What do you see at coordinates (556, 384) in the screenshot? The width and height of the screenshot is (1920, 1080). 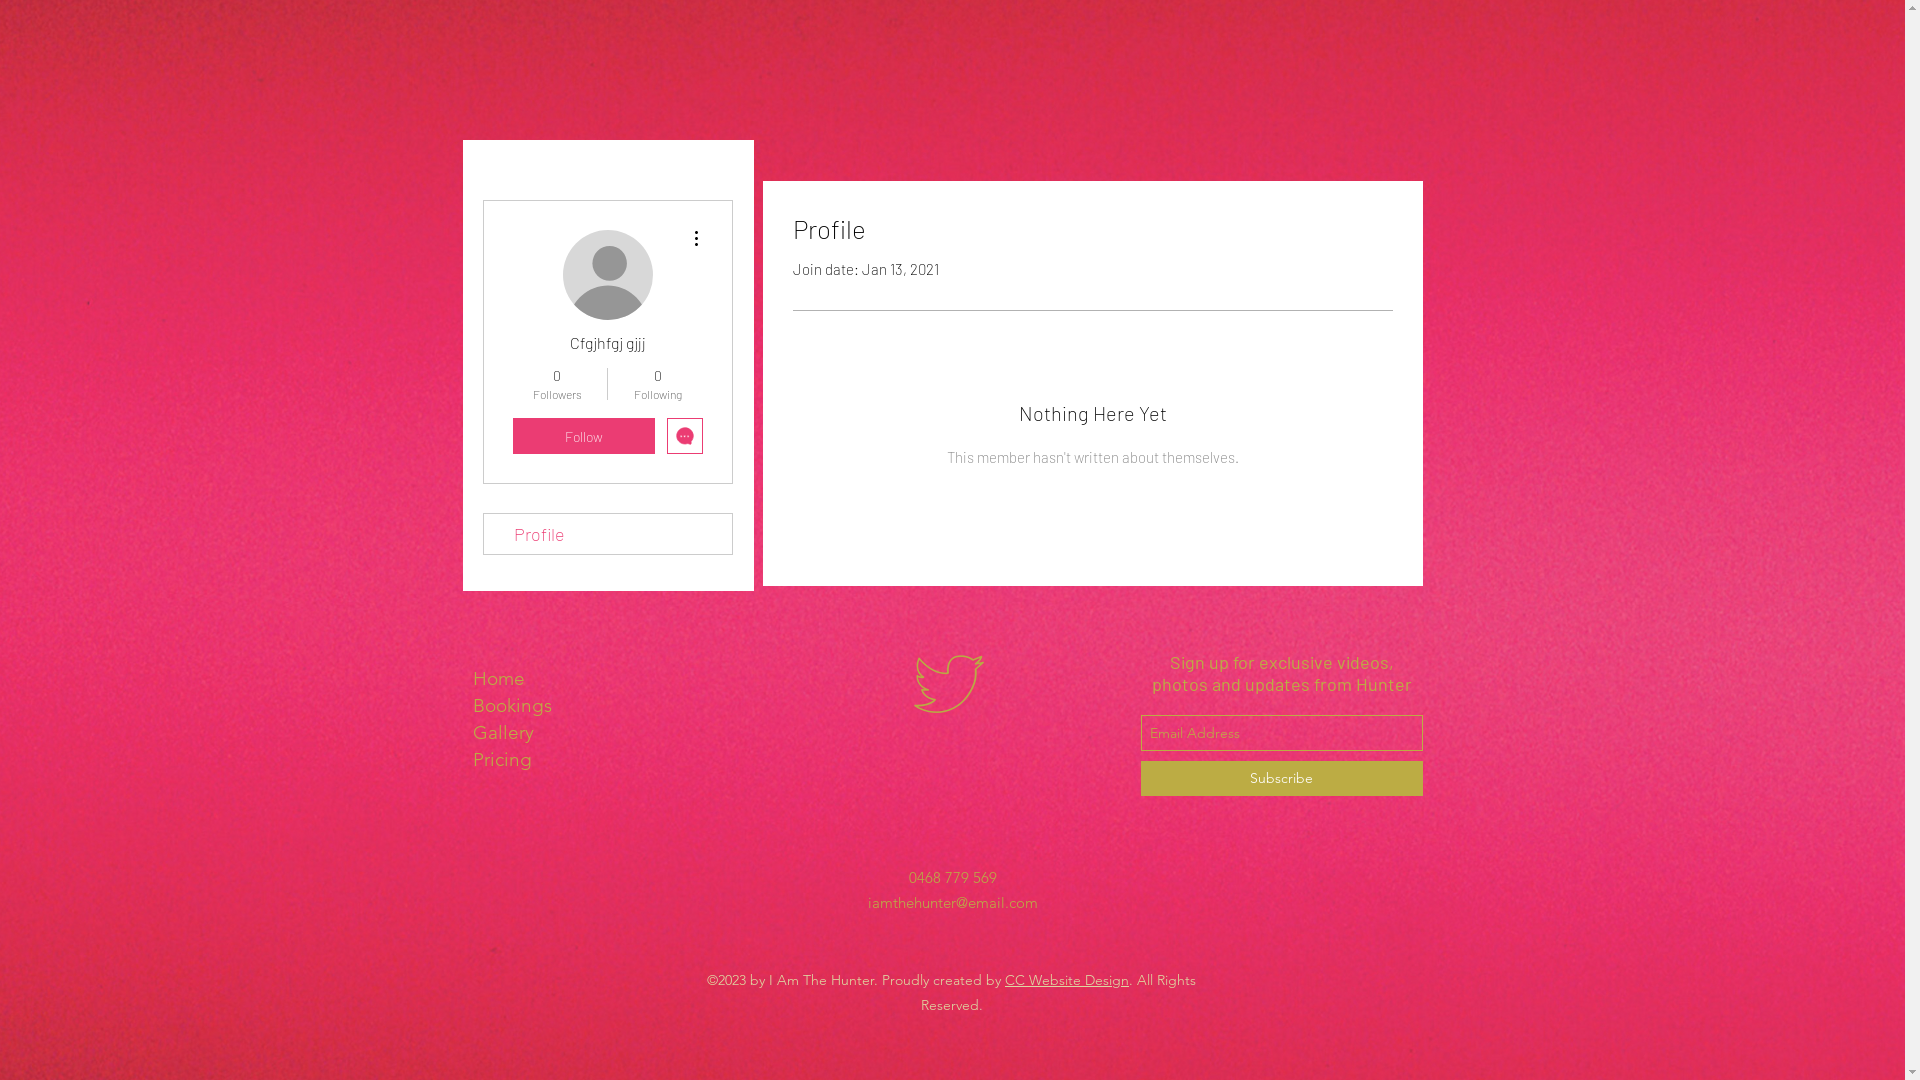 I see `'0` at bounding box center [556, 384].